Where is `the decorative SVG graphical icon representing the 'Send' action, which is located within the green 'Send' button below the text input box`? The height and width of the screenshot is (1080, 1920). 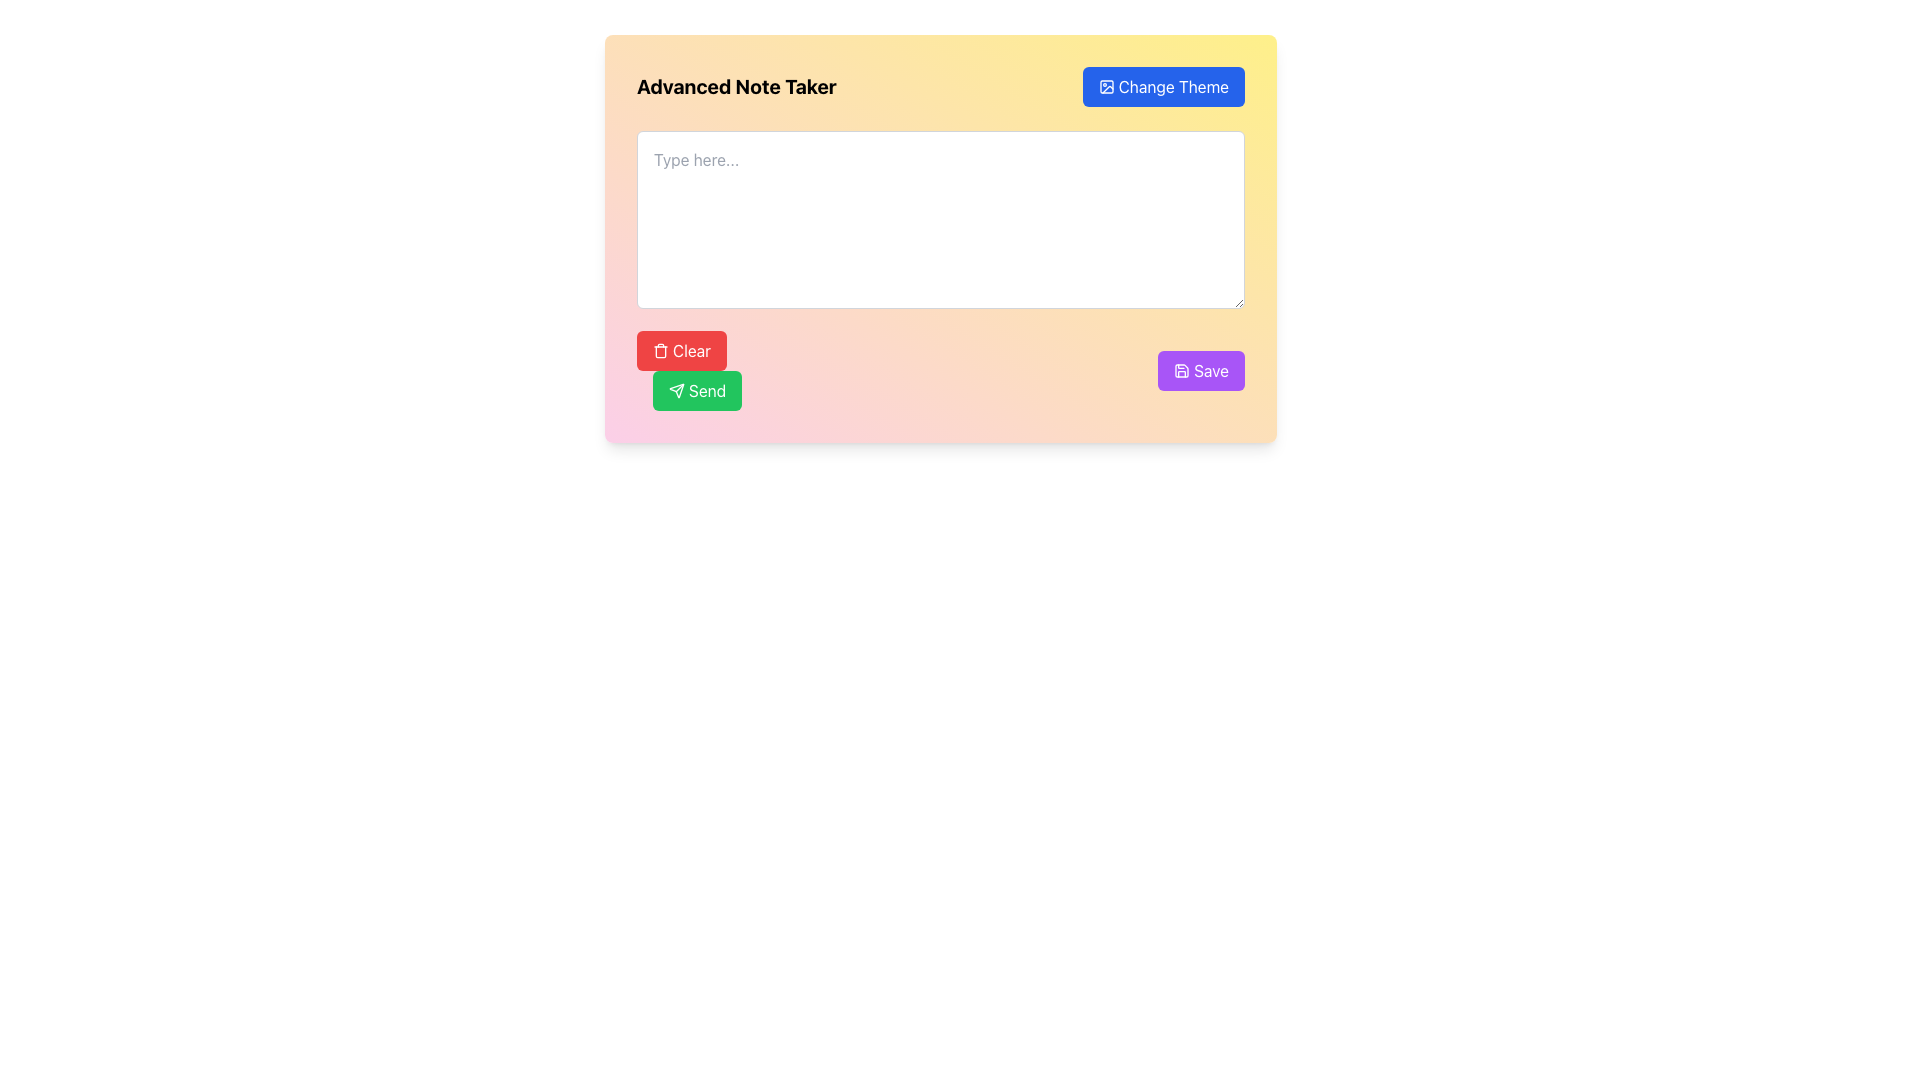
the decorative SVG graphical icon representing the 'Send' action, which is located within the green 'Send' button below the text input box is located at coordinates (676, 390).